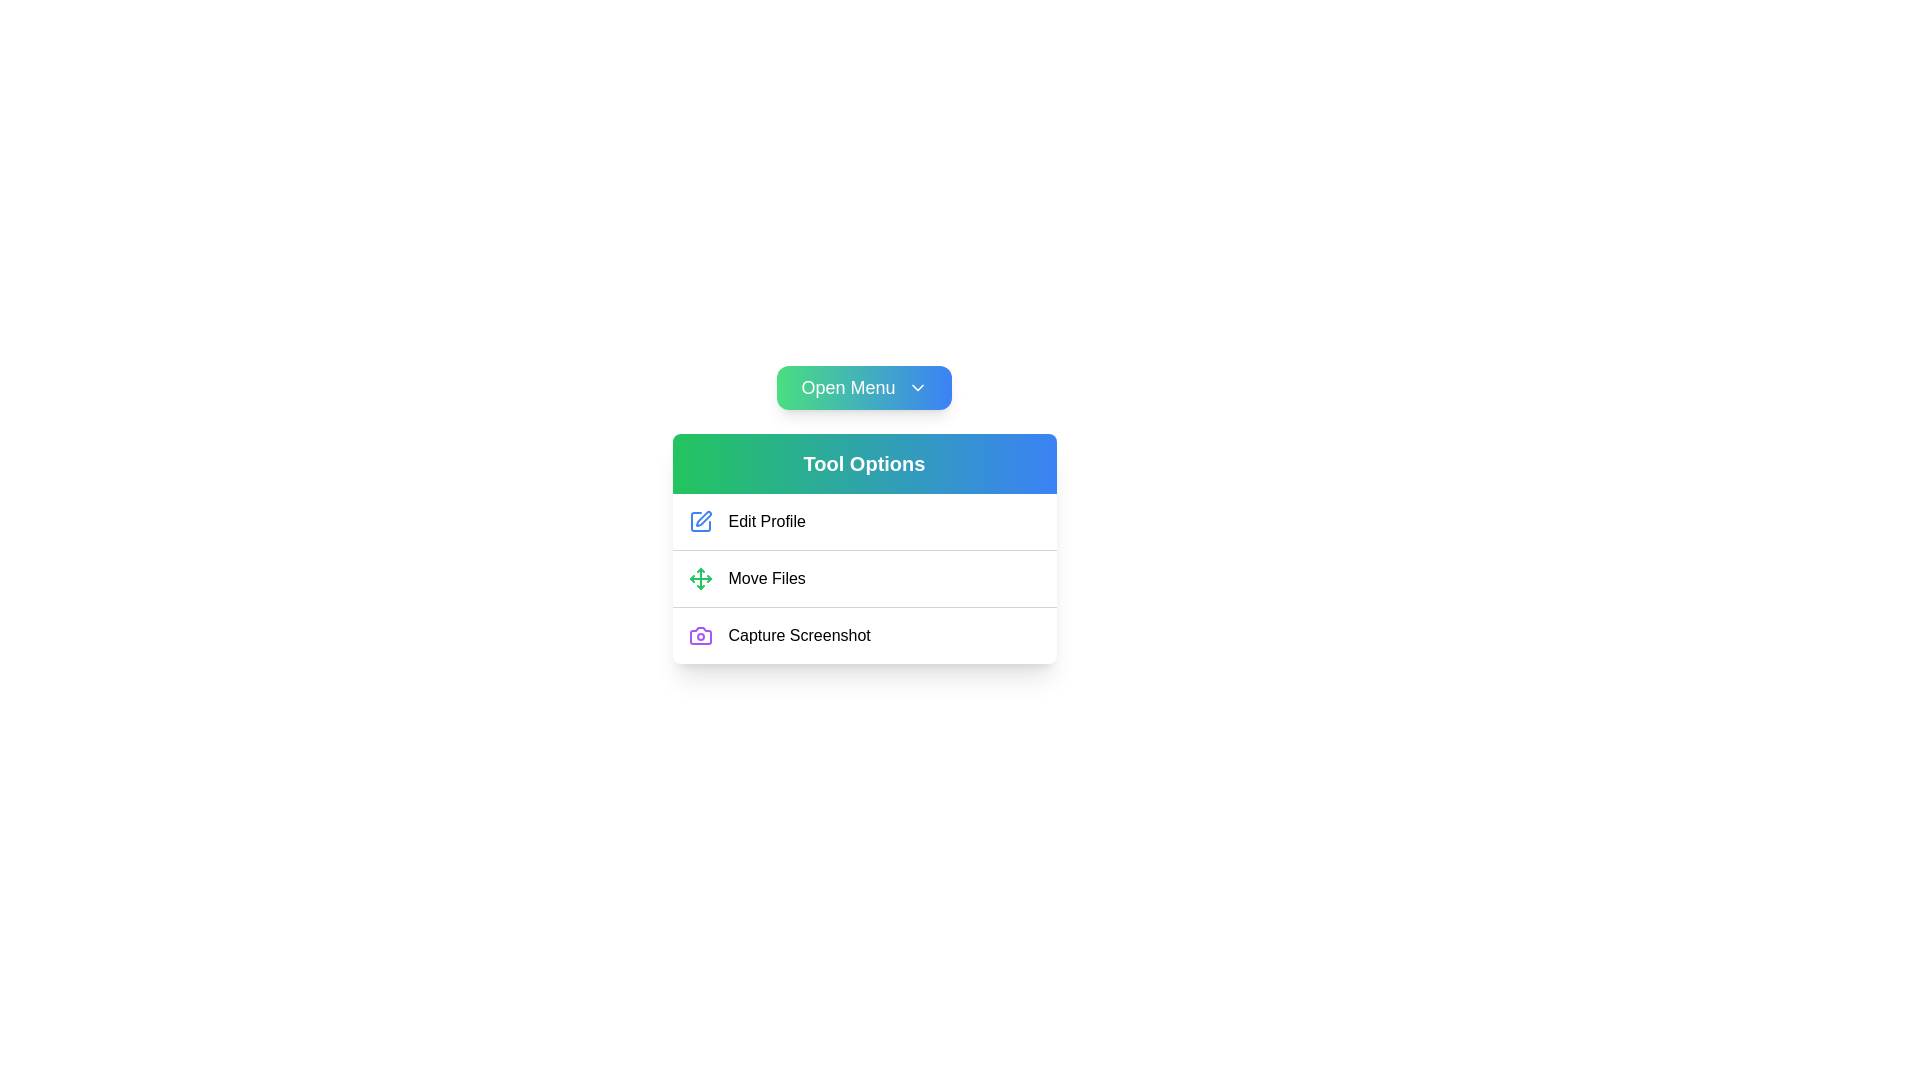 Image resolution: width=1920 pixels, height=1080 pixels. What do you see at coordinates (700, 636) in the screenshot?
I see `the graphical icon for capturing a screenshot in the 'Tool Options' menu` at bounding box center [700, 636].